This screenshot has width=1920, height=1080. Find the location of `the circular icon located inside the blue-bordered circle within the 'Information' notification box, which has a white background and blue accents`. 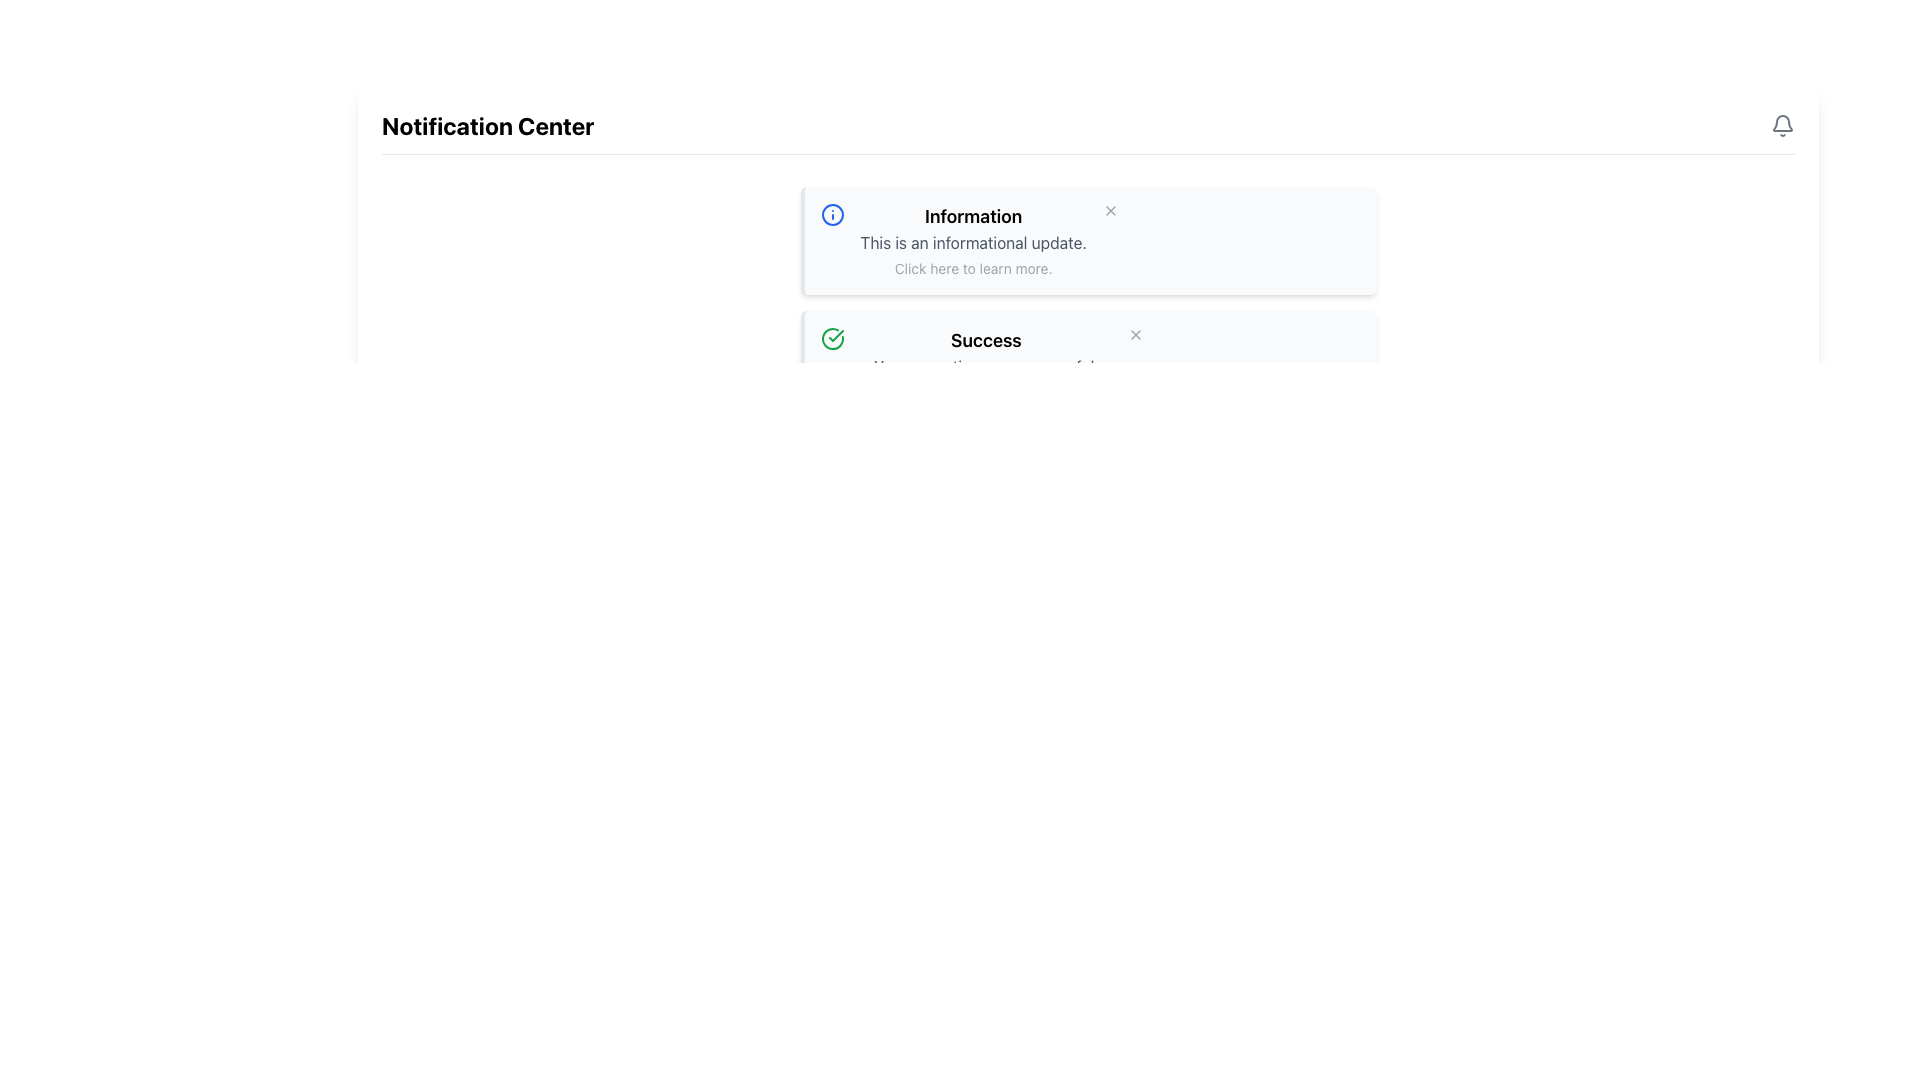

the circular icon located inside the blue-bordered circle within the 'Information' notification box, which has a white background and blue accents is located at coordinates (832, 215).